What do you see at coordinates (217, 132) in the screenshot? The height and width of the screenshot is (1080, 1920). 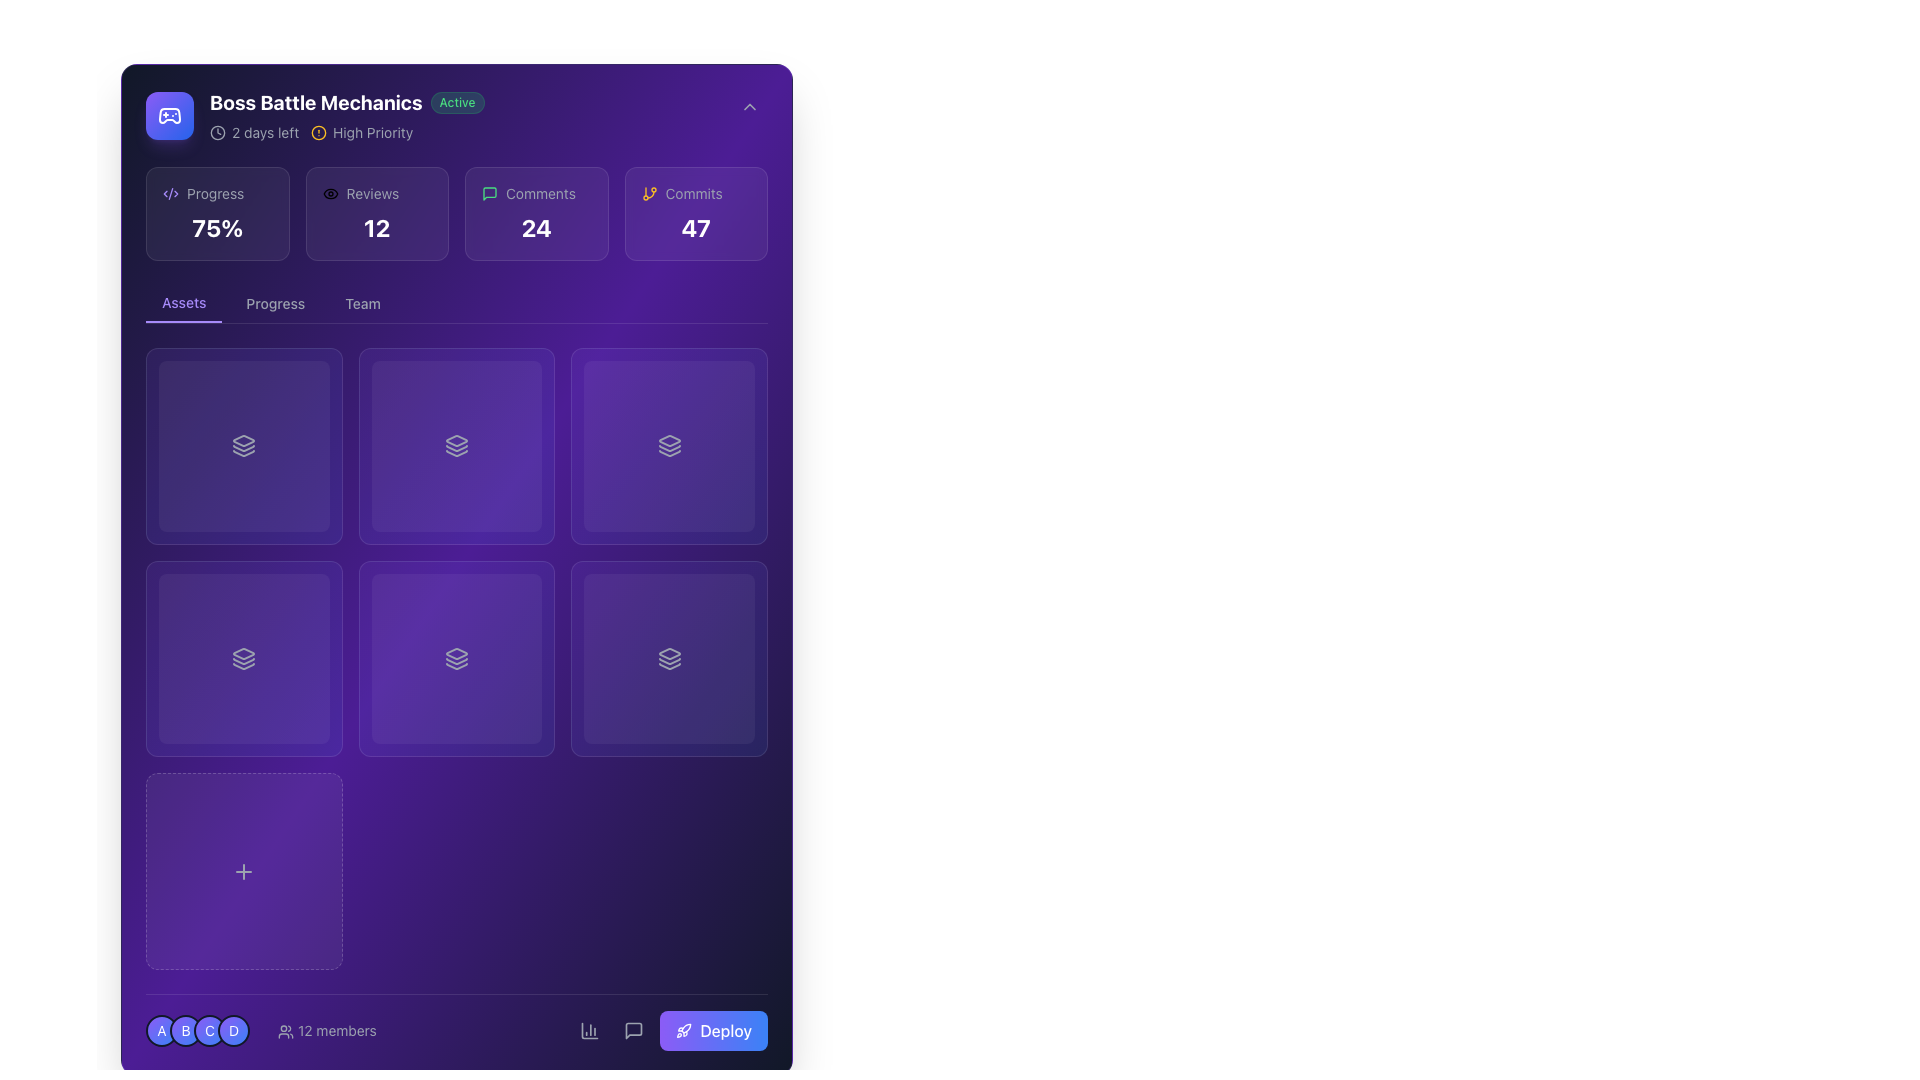 I see `the SVG Circle that represents the clock face's boundary within the clock icon located in the top-left section of the interface` at bounding box center [217, 132].